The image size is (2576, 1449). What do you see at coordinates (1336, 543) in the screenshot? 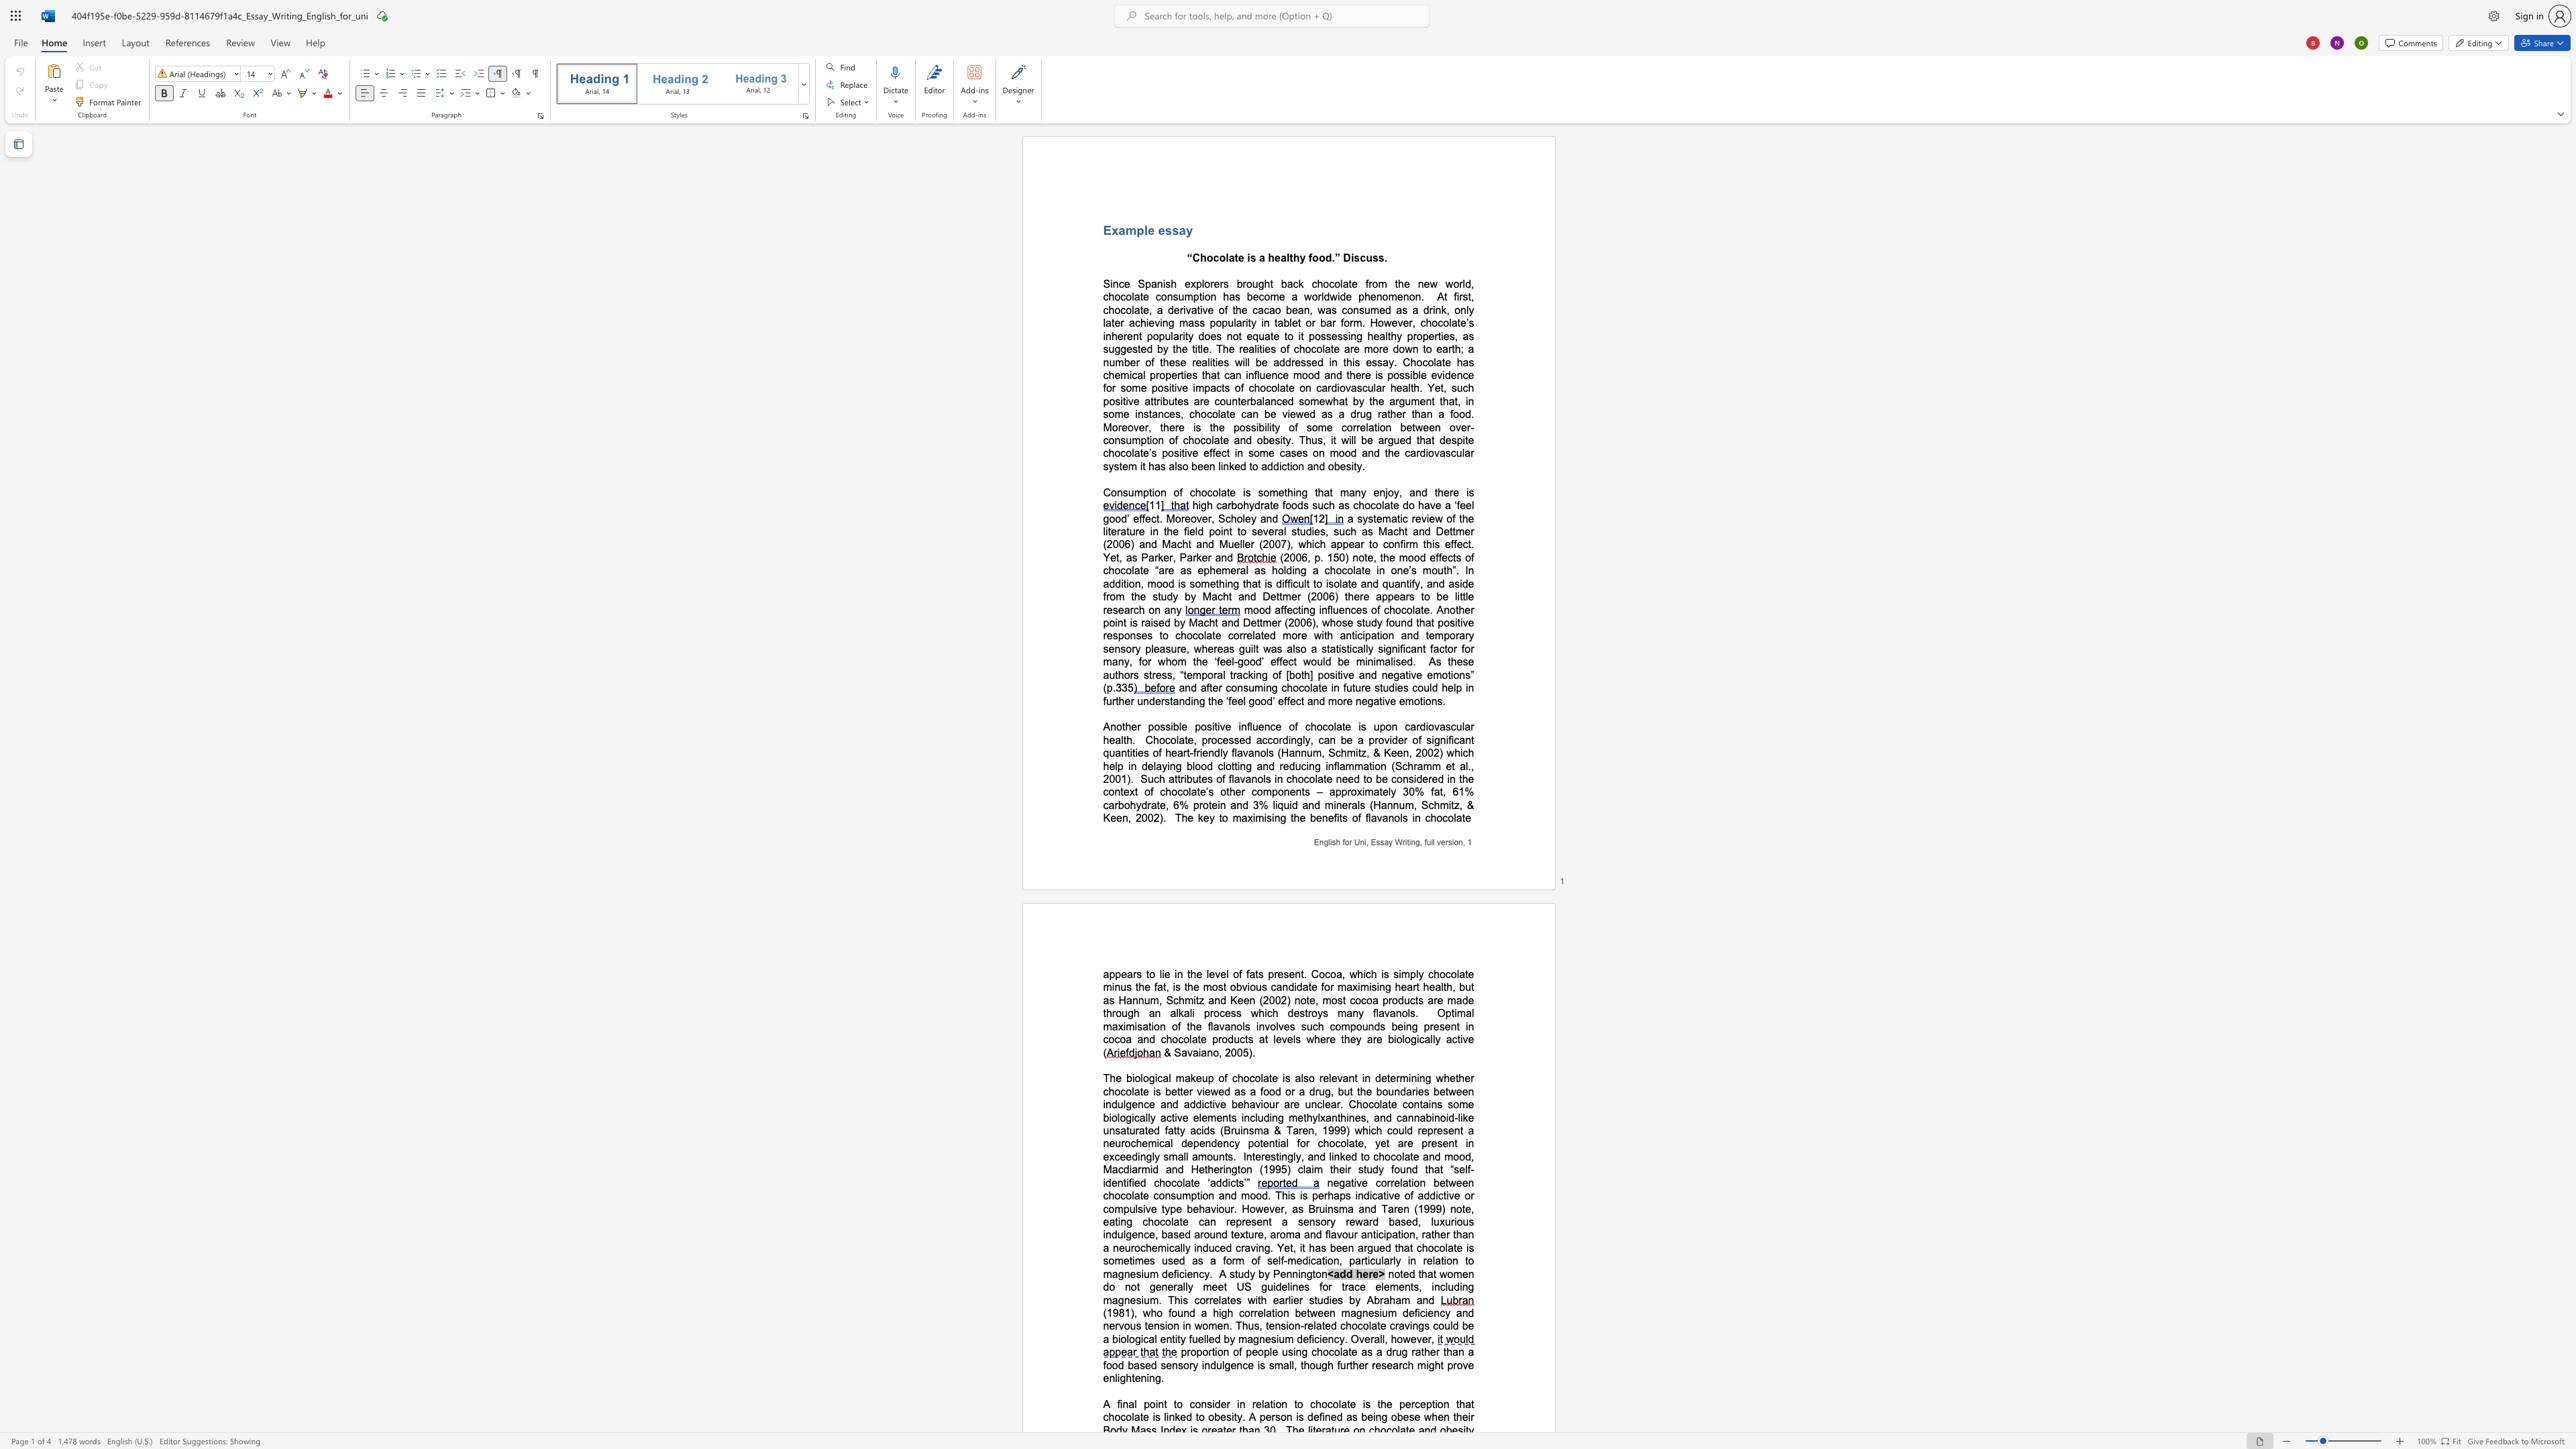
I see `the subset text "ppear to confirm" within the text "appear to confirm"` at bounding box center [1336, 543].